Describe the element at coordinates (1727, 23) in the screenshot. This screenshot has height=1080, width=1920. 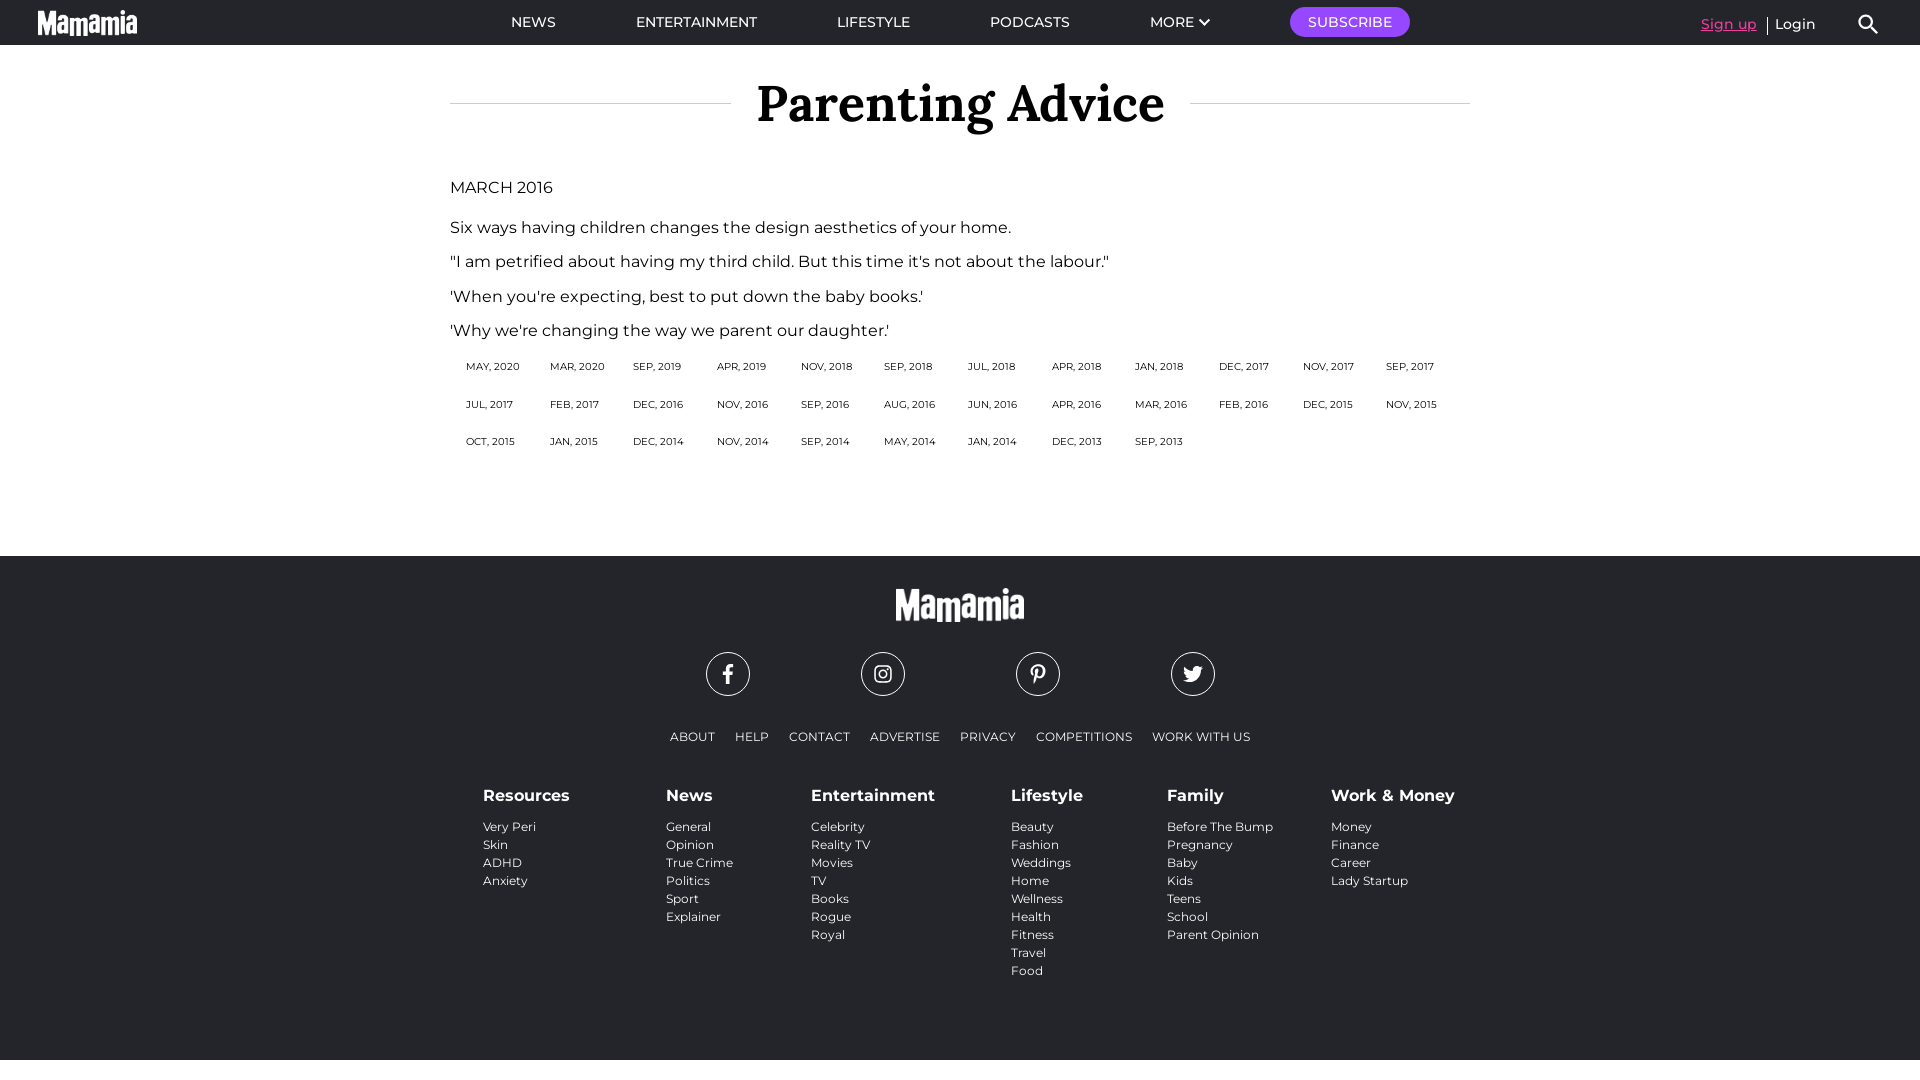
I see `'Sign up'` at that location.